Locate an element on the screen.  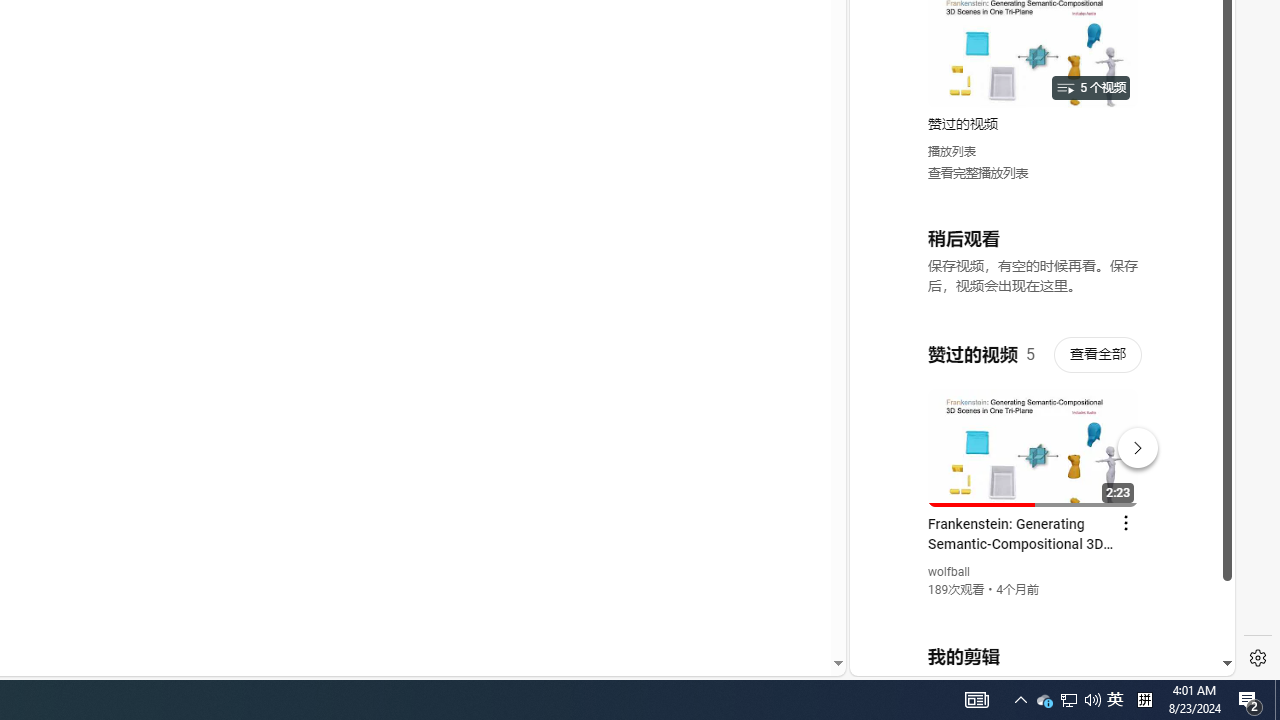
'#you' is located at coordinates (1034, 438).